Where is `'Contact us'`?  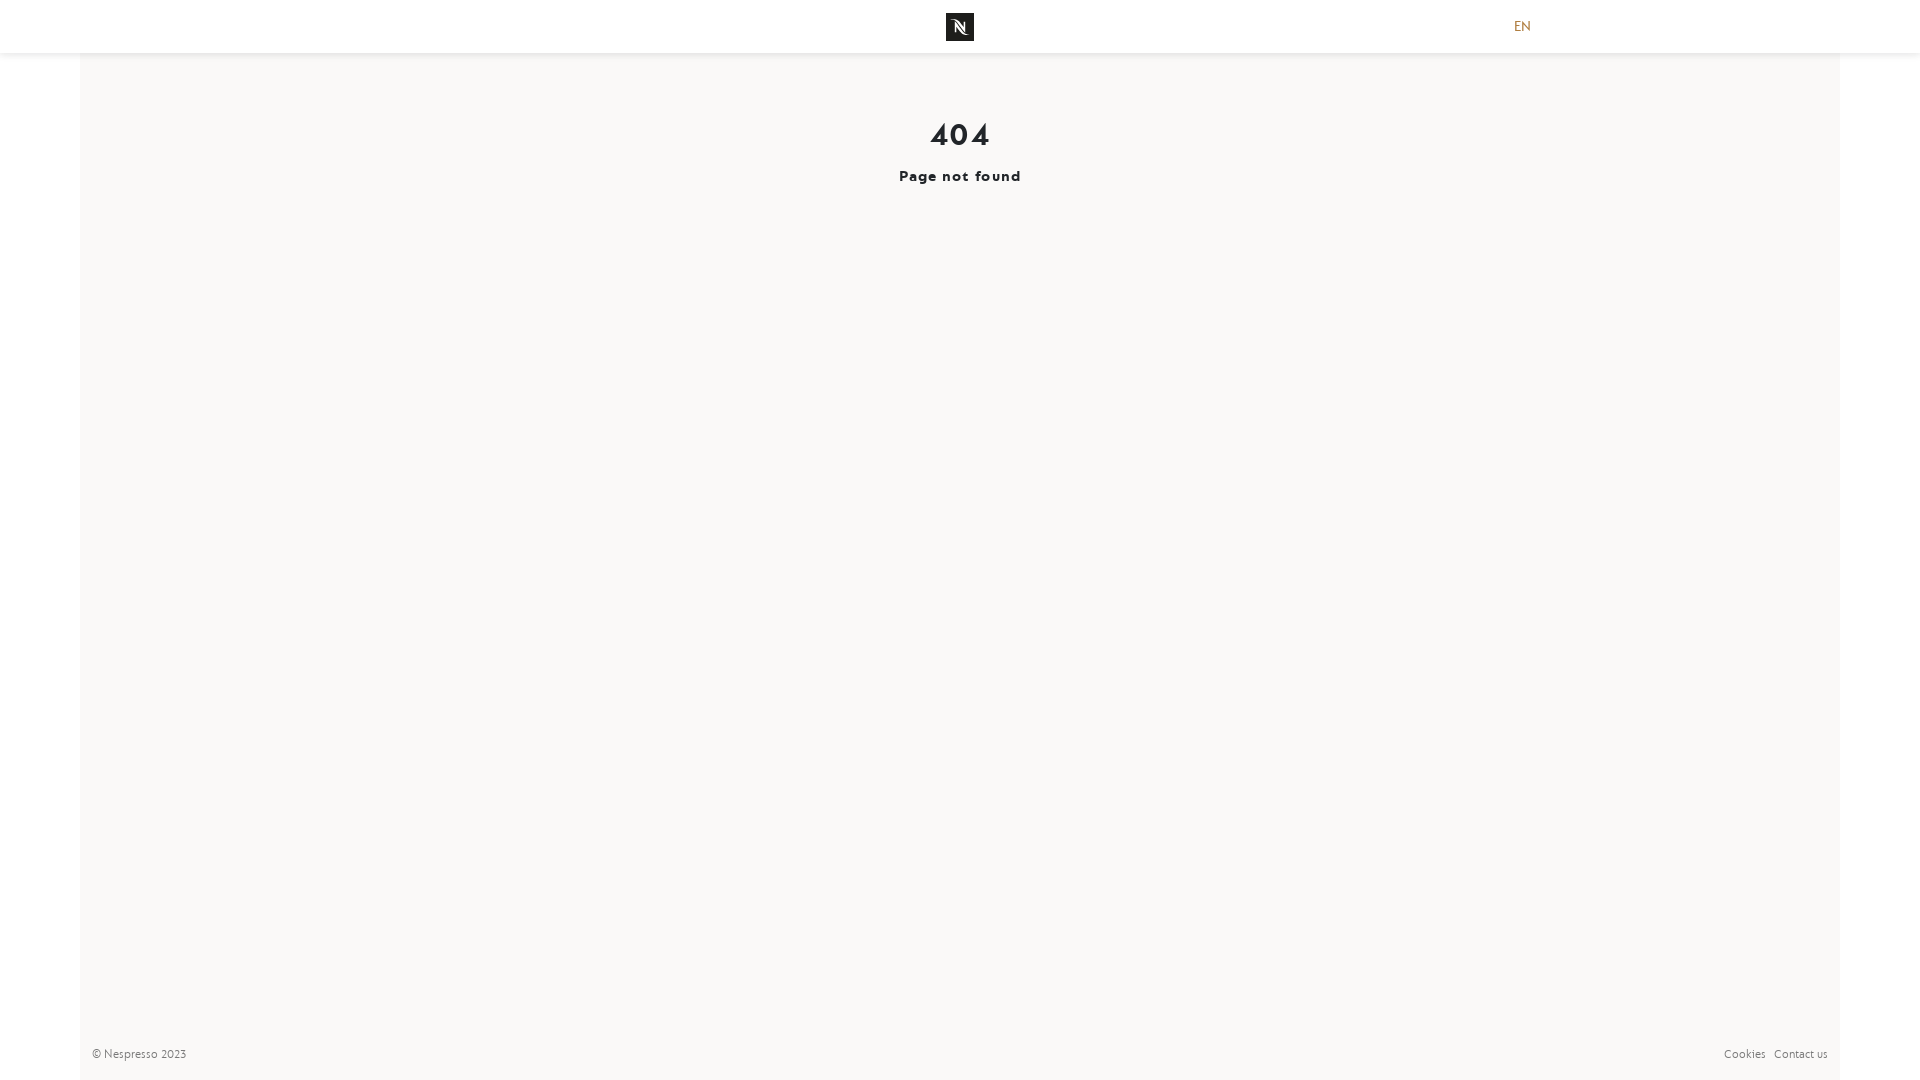
'Contact us' is located at coordinates (1800, 1053).